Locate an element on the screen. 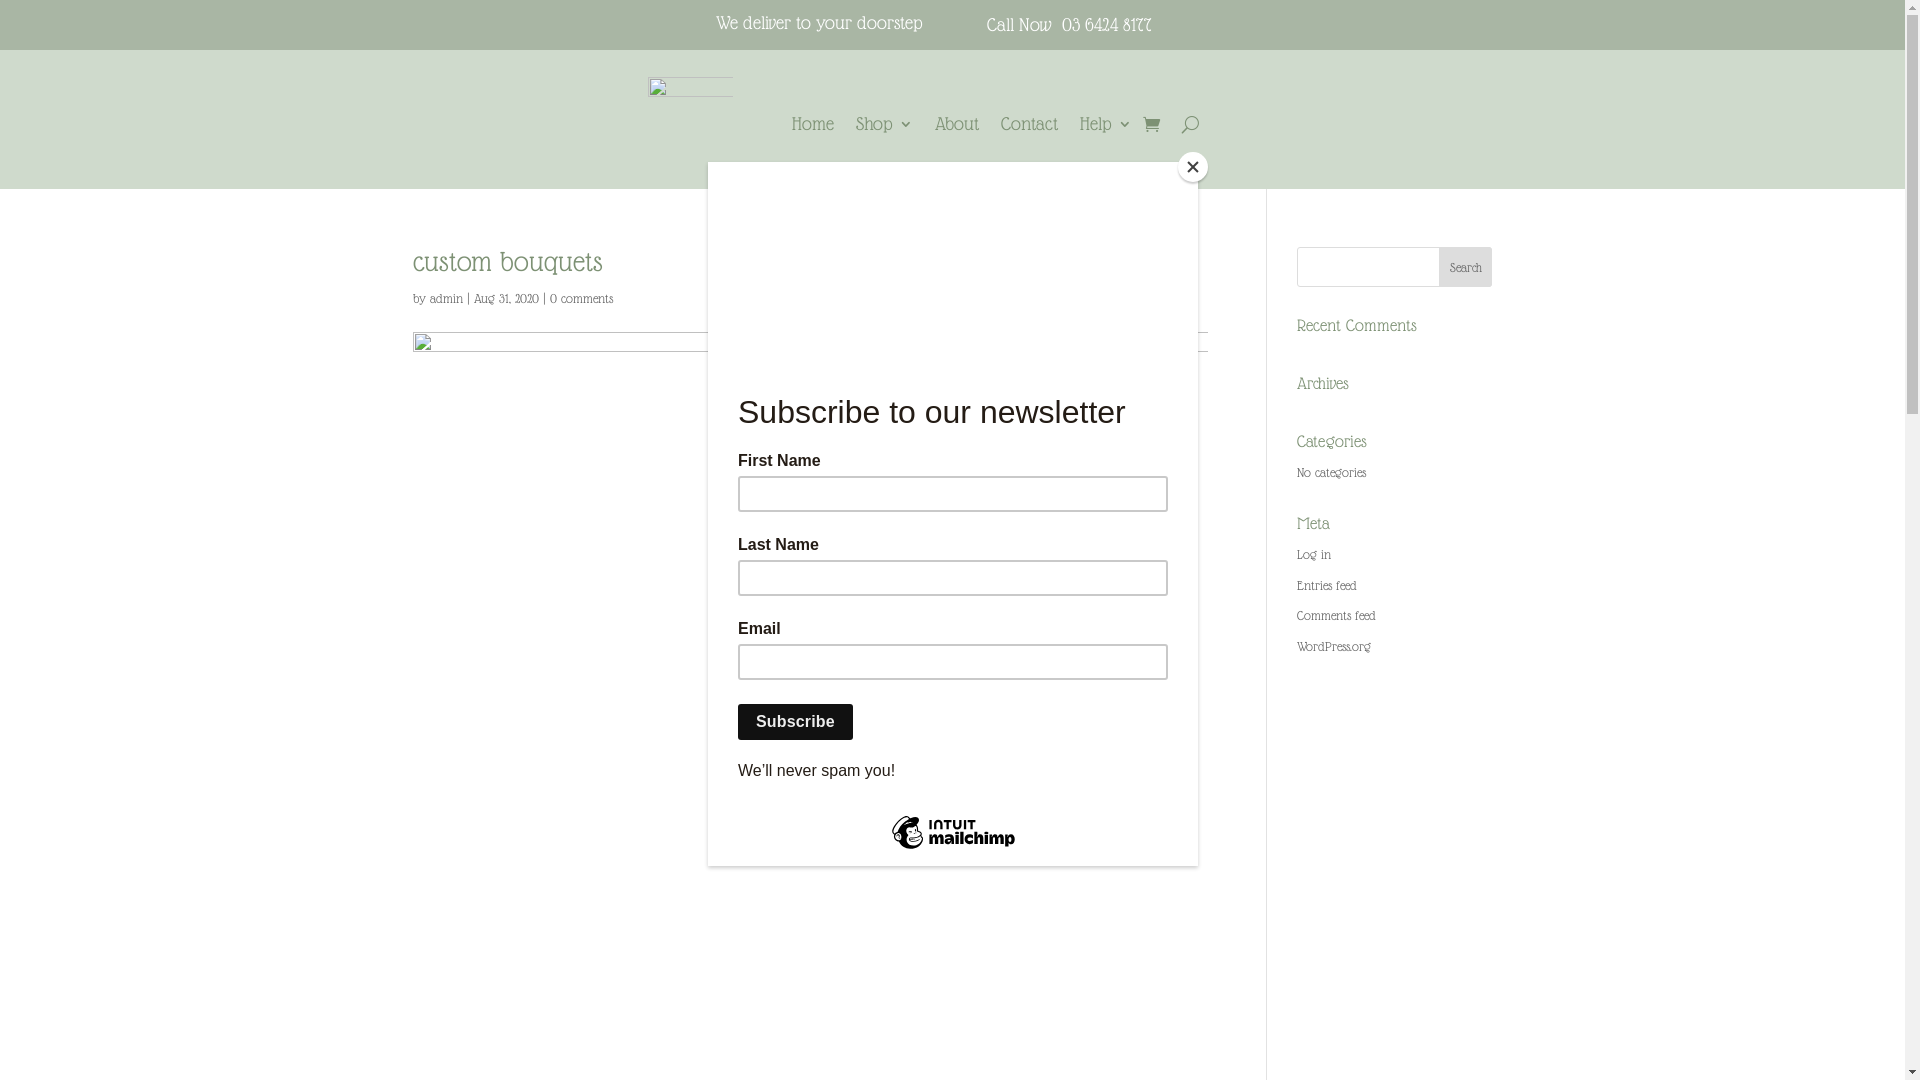 The width and height of the screenshot is (1920, 1080). 'Contact' is located at coordinates (1029, 127).